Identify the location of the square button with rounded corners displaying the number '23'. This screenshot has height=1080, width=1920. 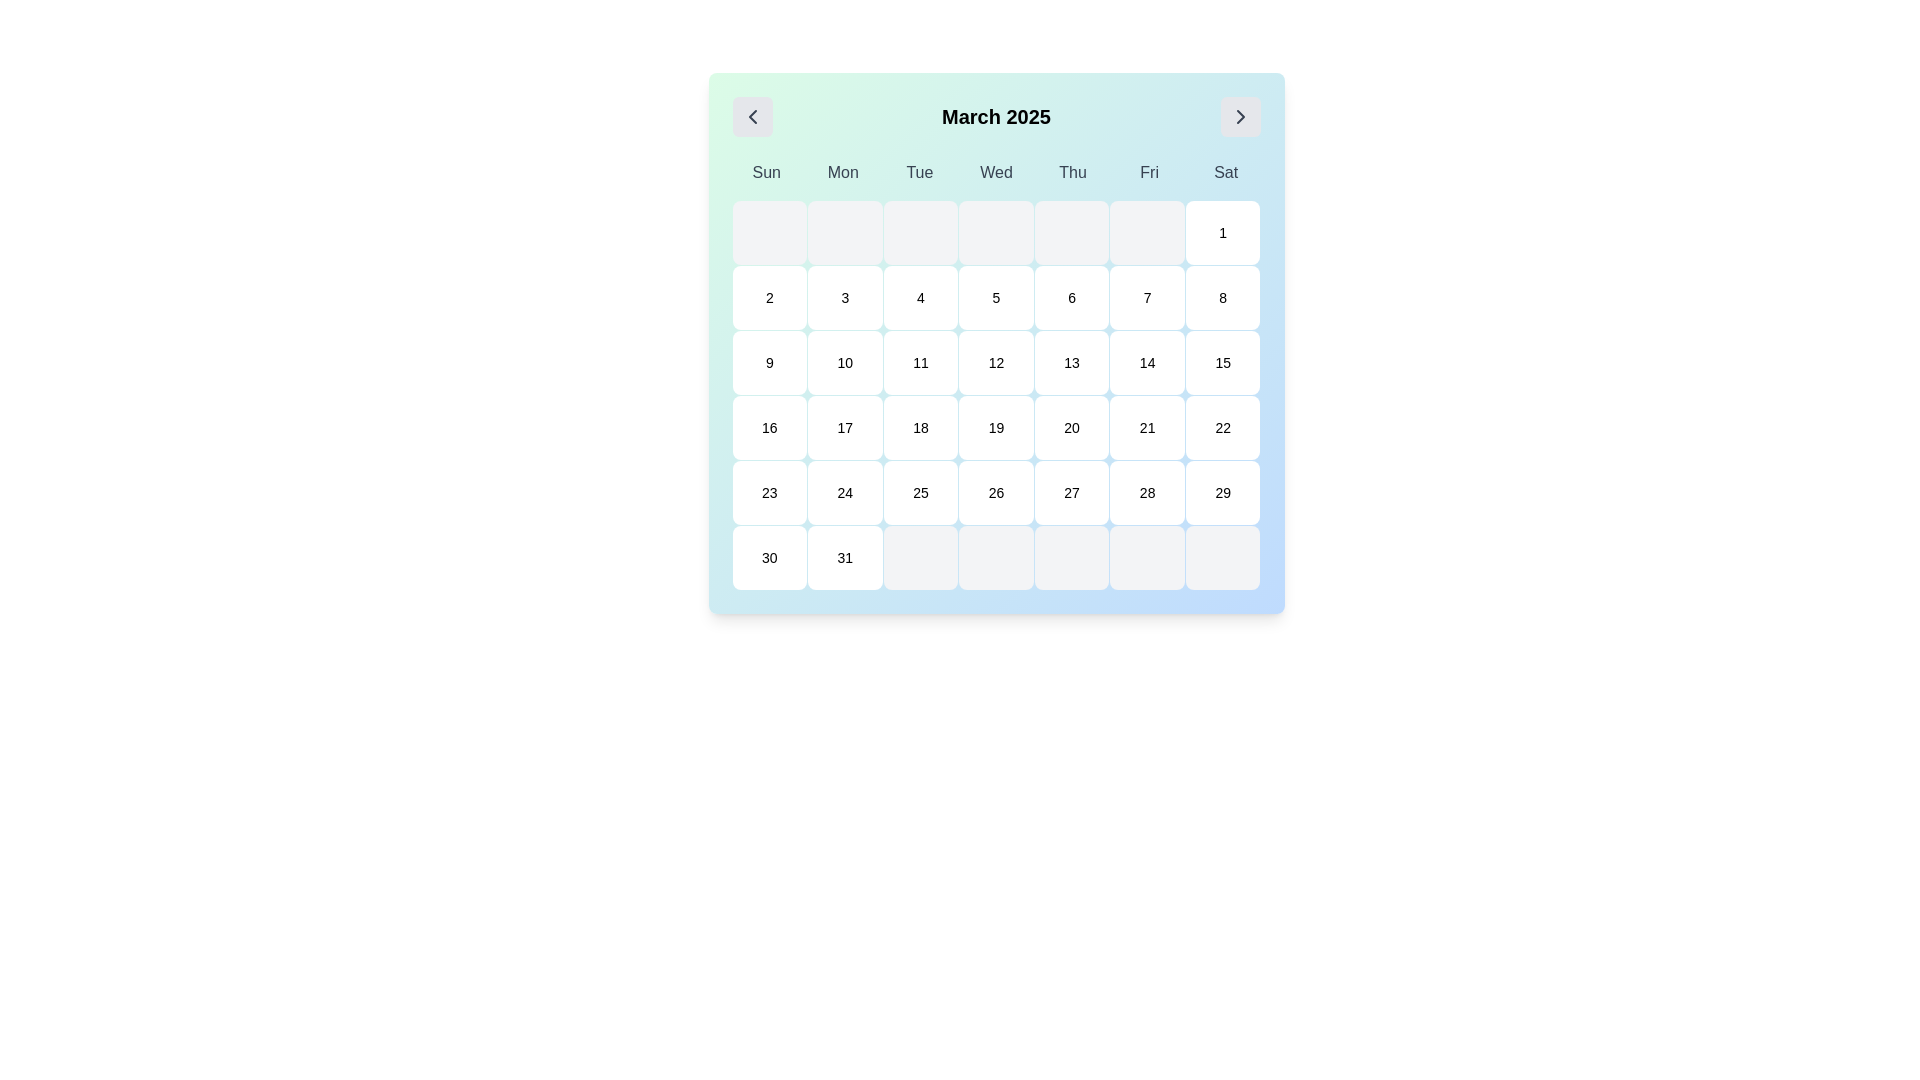
(768, 493).